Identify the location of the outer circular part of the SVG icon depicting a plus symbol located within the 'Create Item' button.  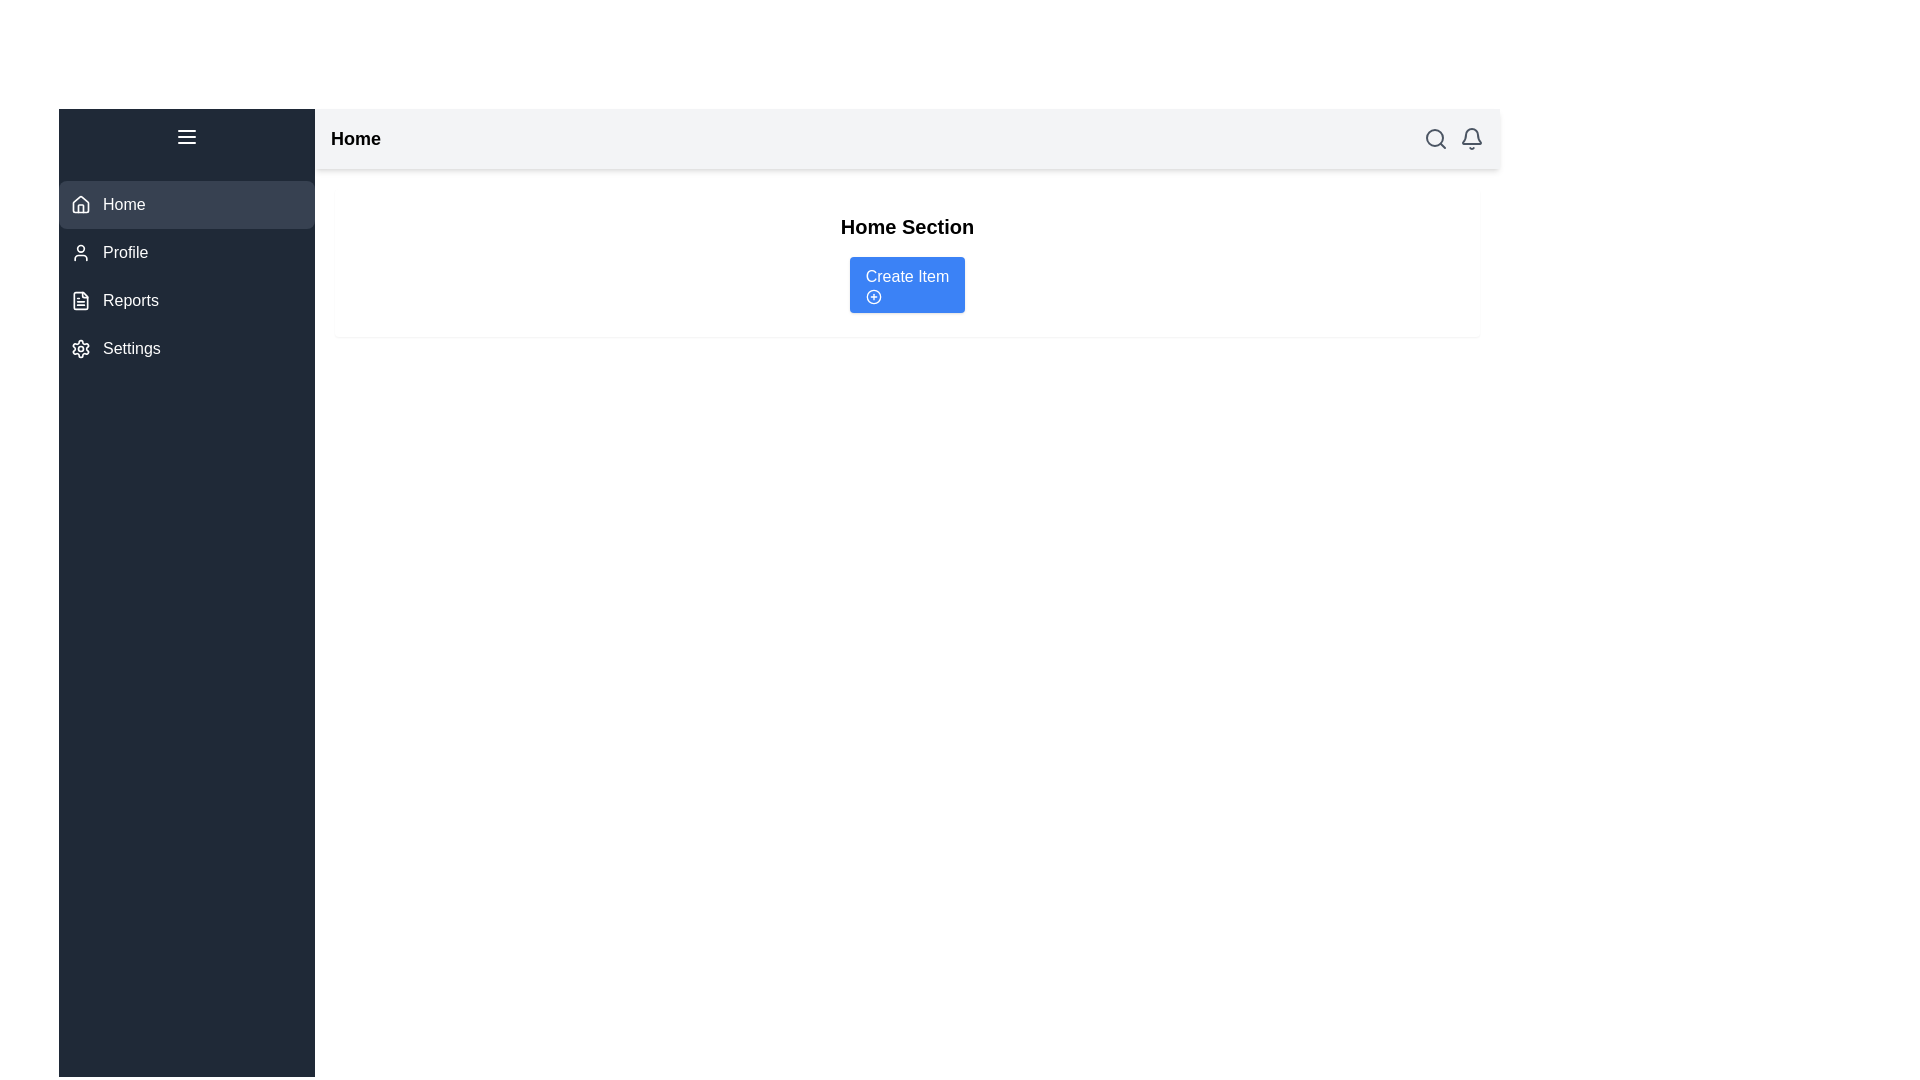
(873, 297).